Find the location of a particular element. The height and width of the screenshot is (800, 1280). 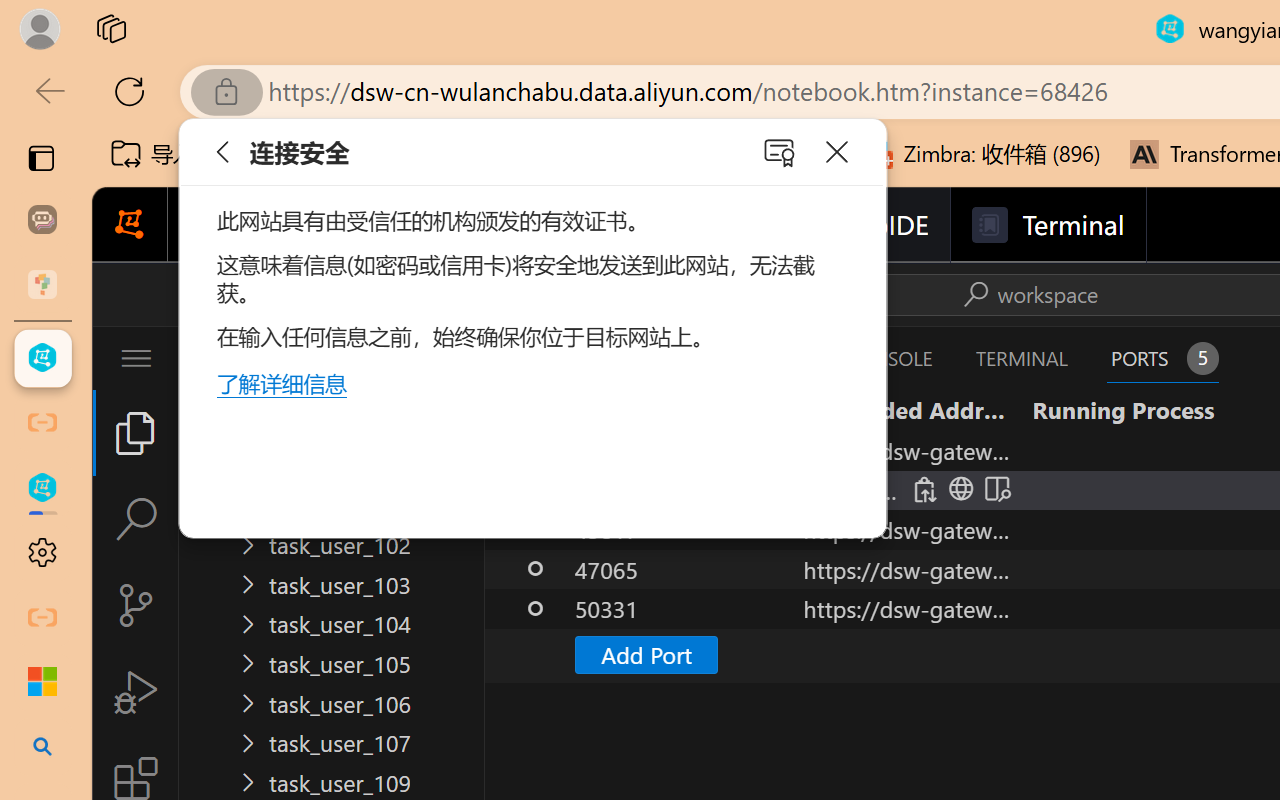

'Preview in Editor' is located at coordinates (995, 489).